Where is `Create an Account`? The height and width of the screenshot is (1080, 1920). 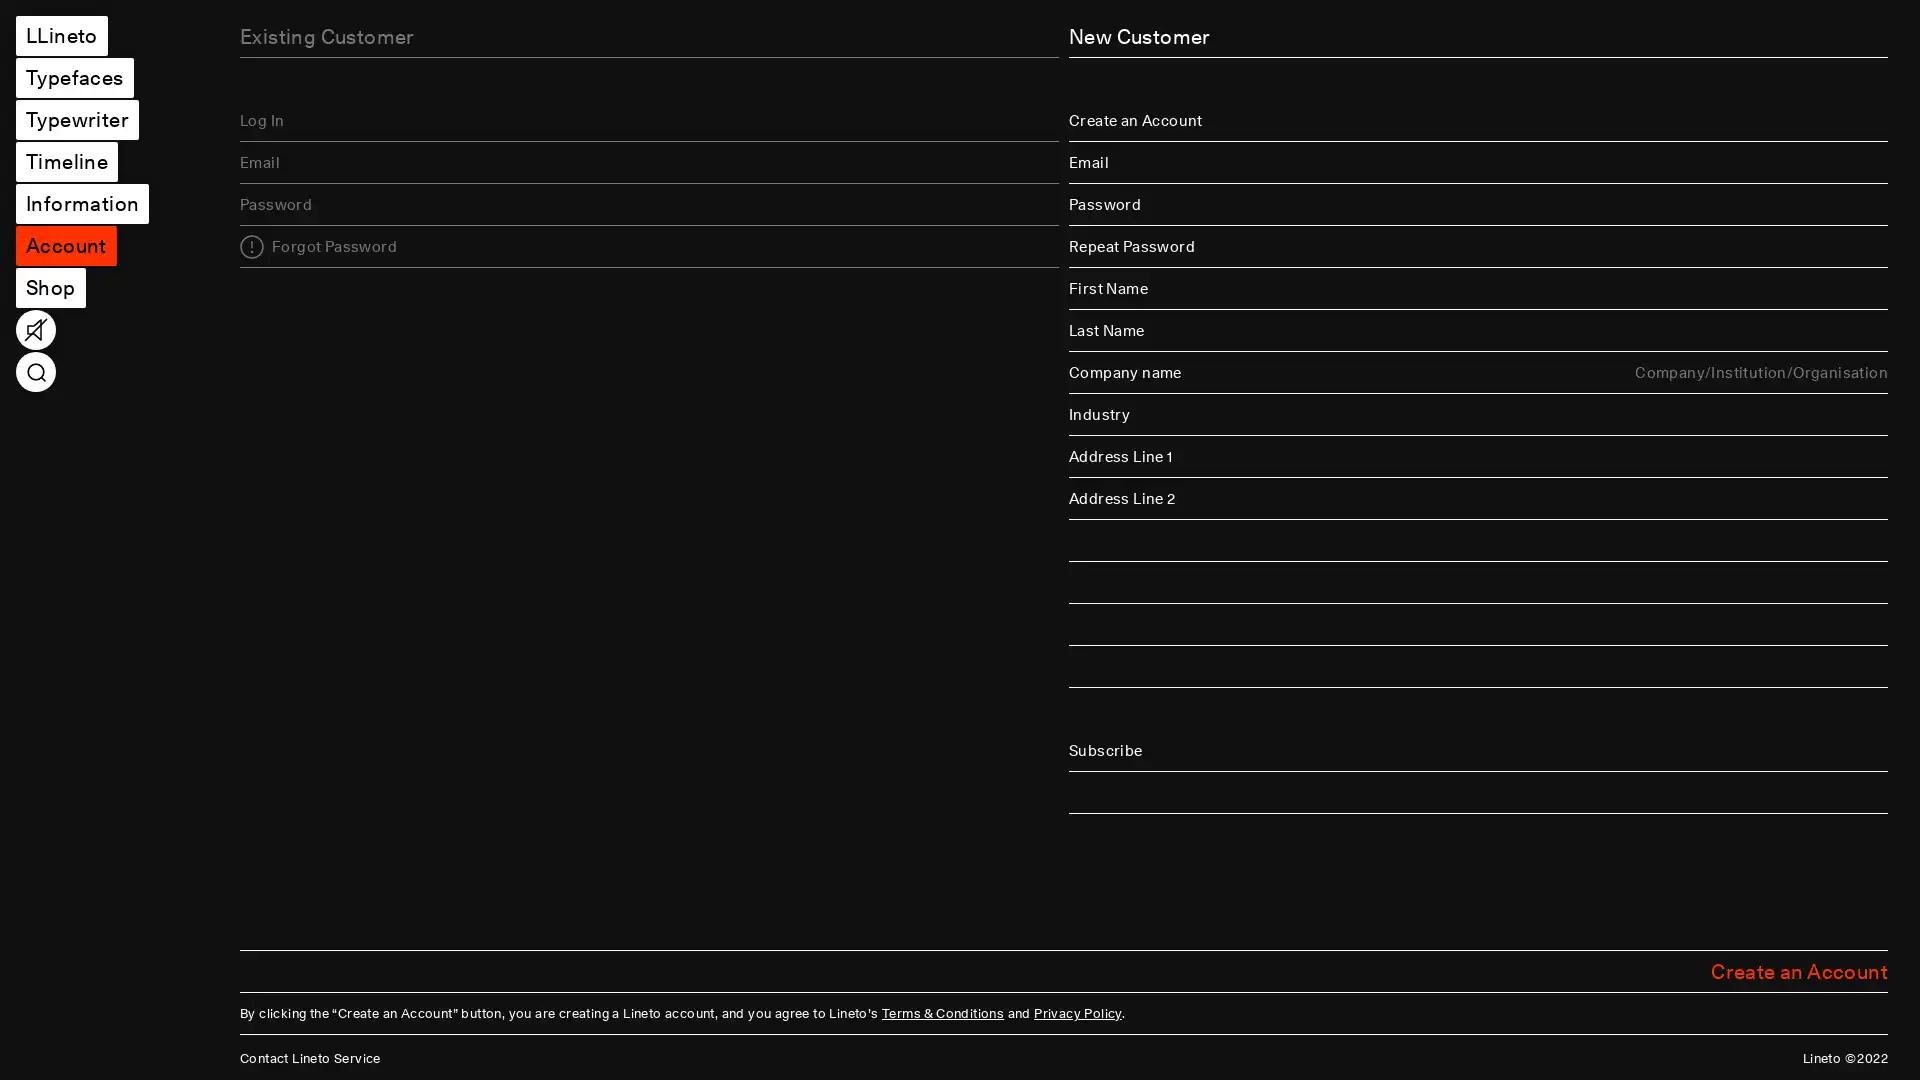 Create an Account is located at coordinates (1799, 970).